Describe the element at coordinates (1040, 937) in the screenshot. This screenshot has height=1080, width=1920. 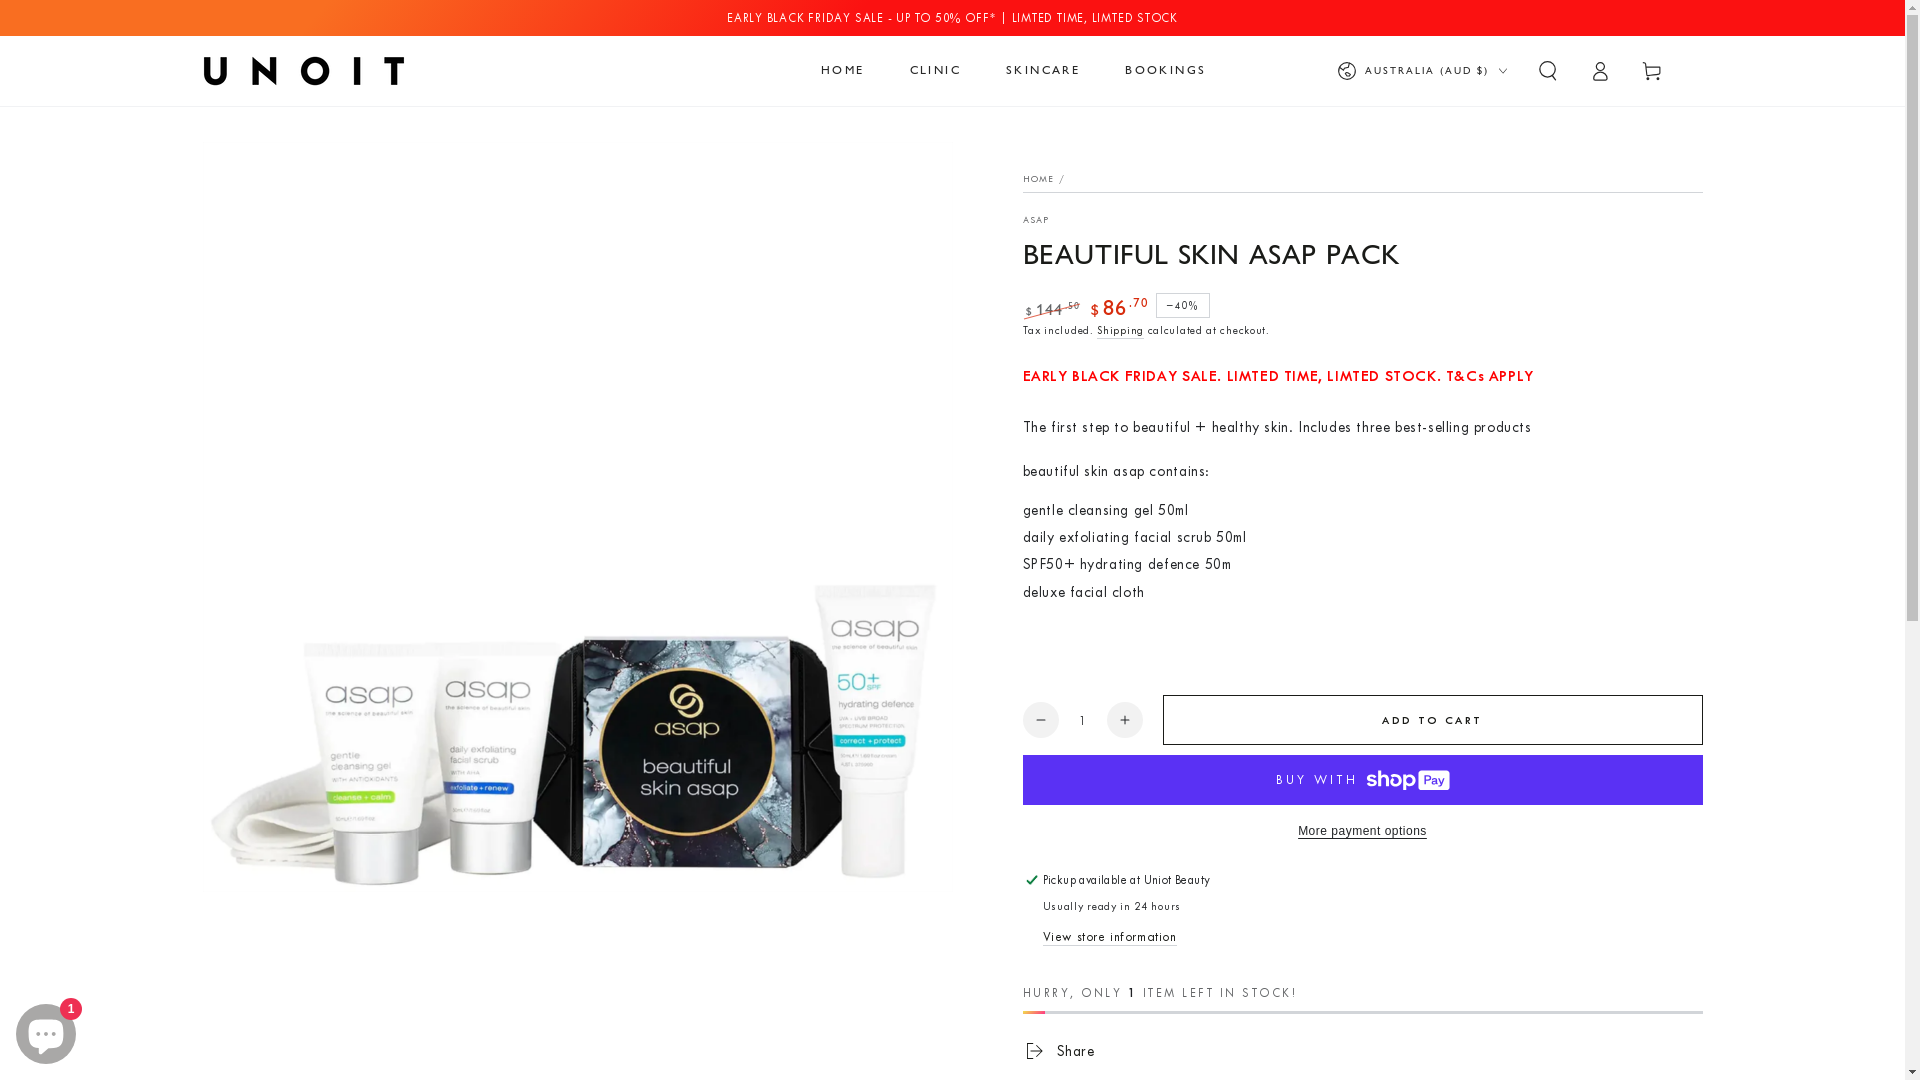
I see `'View store information'` at that location.